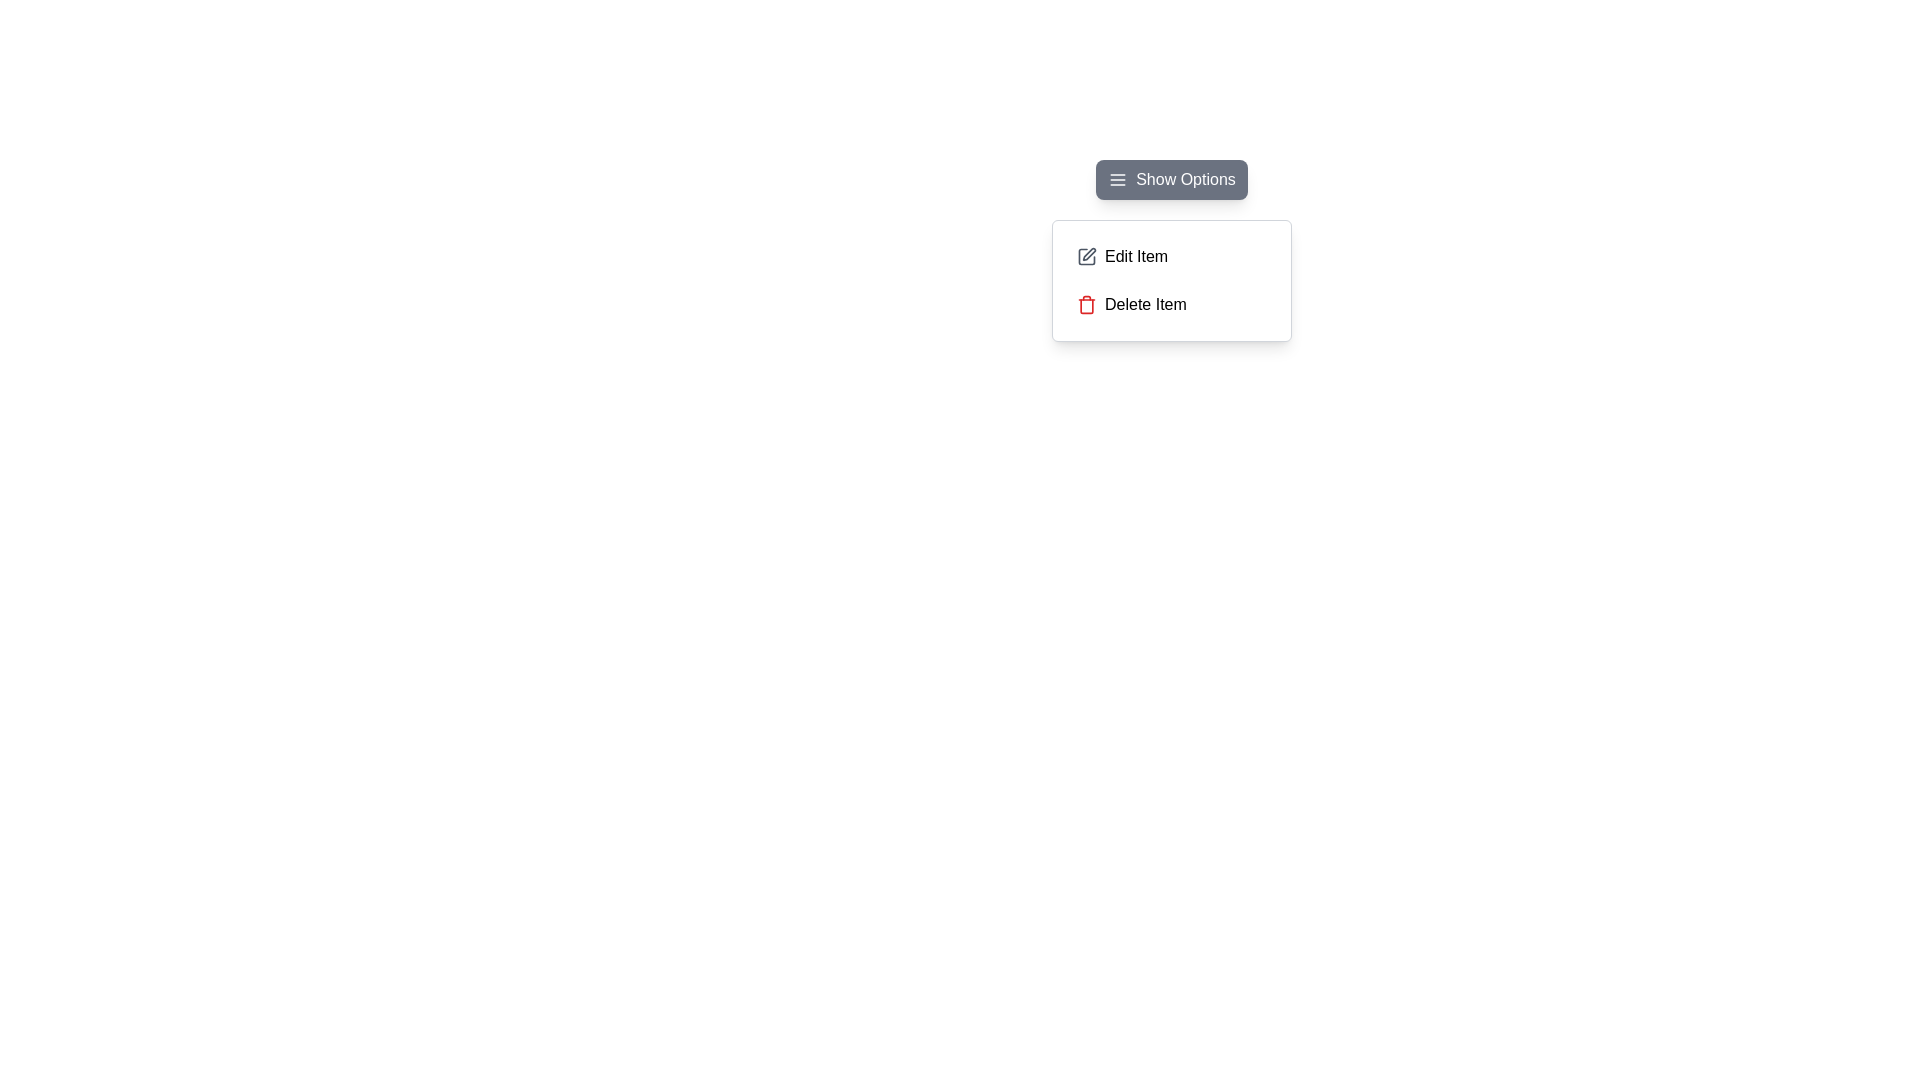  Describe the element at coordinates (1085, 304) in the screenshot. I see `the delete icon, which is the first item in the 'Delete Item' dropdown list below the 'Show Options' button` at that location.